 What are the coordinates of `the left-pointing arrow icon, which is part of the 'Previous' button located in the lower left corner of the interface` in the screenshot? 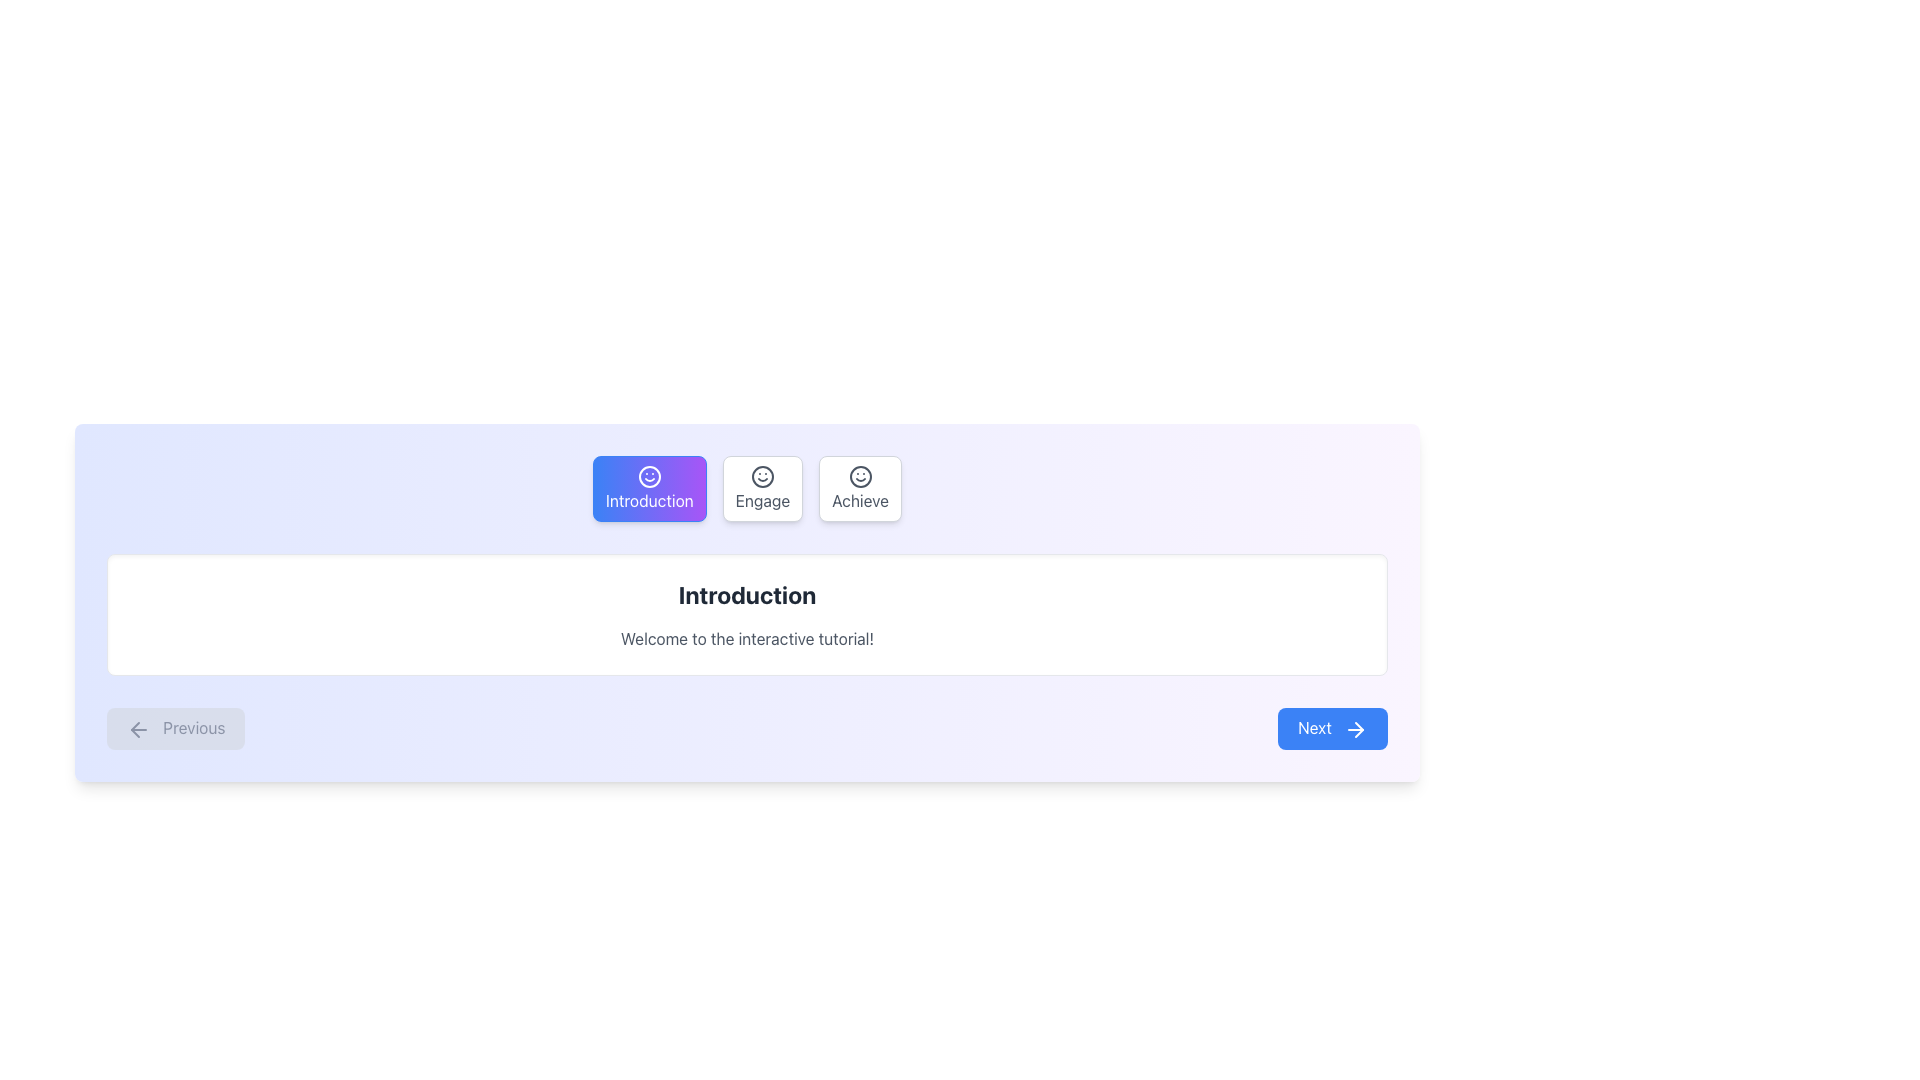 It's located at (138, 729).